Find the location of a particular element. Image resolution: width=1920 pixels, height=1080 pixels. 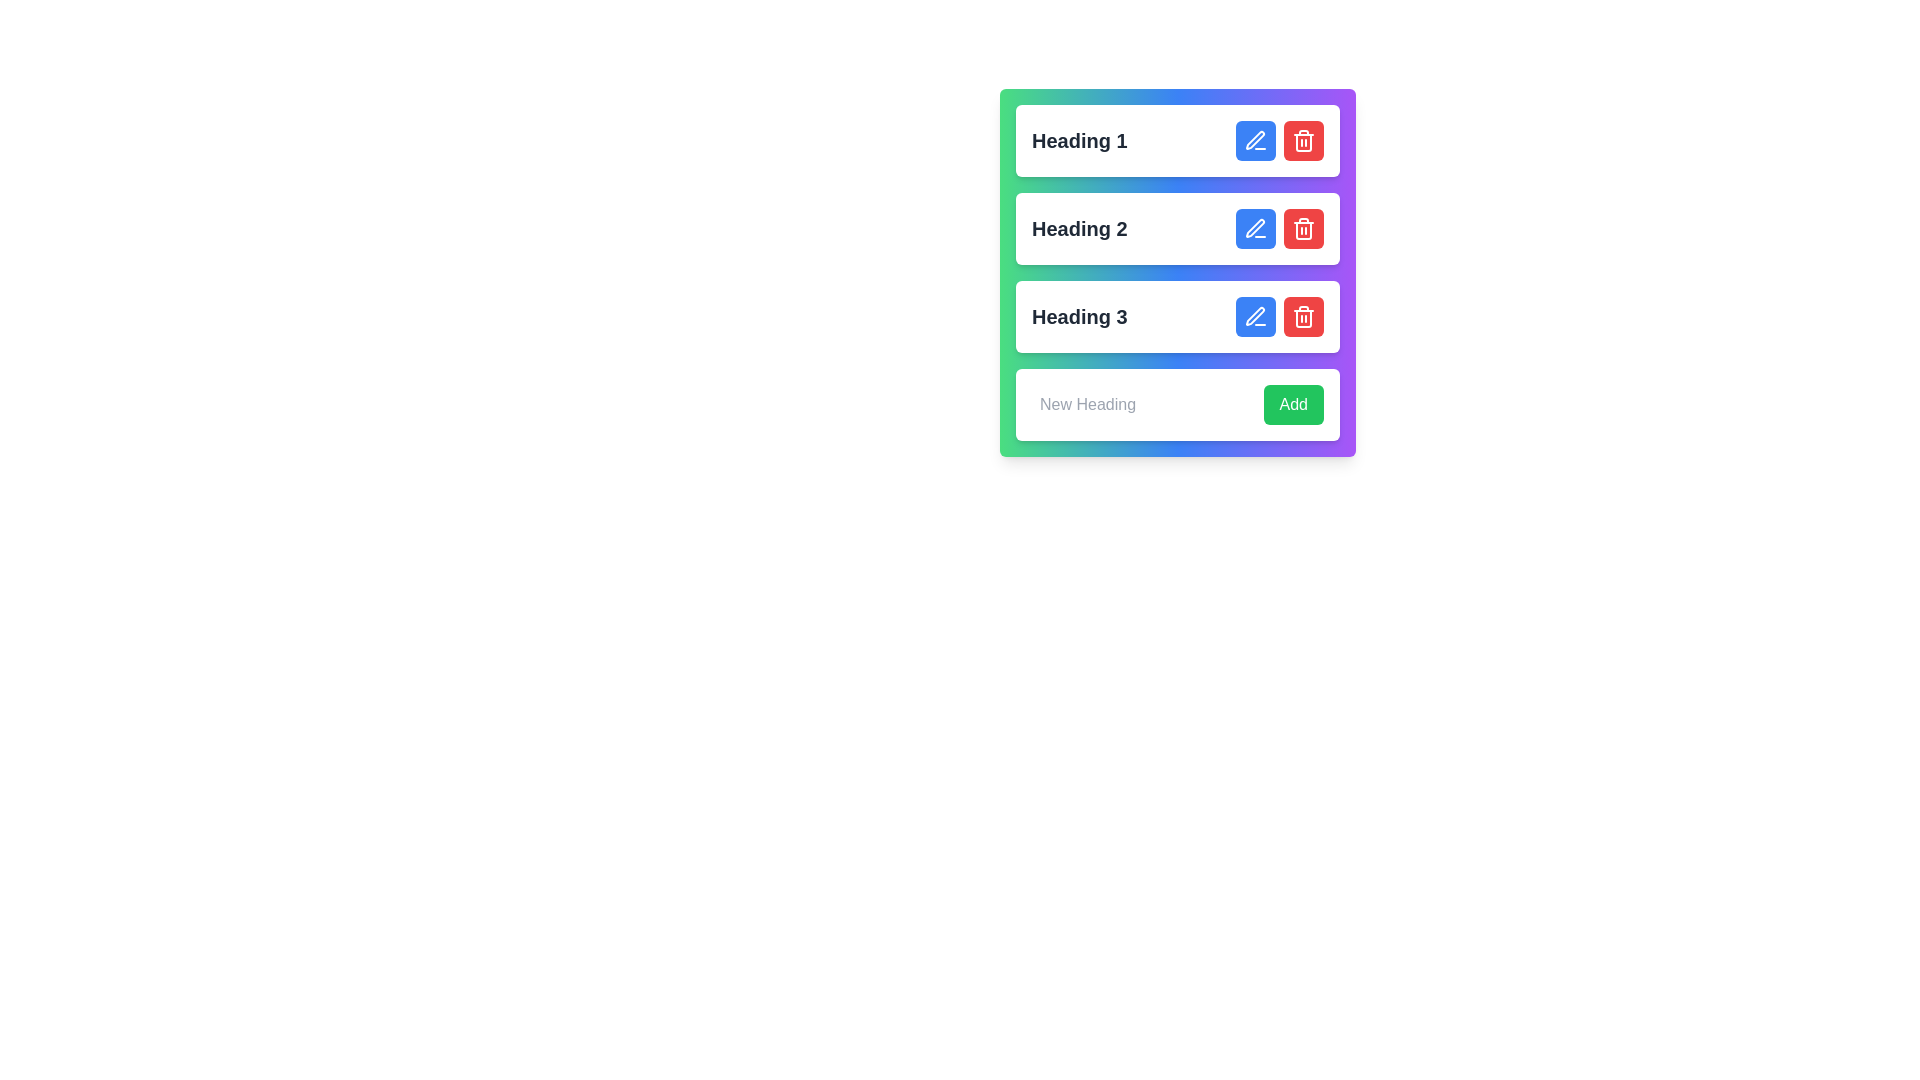

the blue button with rounded corners containing a pen icon is located at coordinates (1255, 227).